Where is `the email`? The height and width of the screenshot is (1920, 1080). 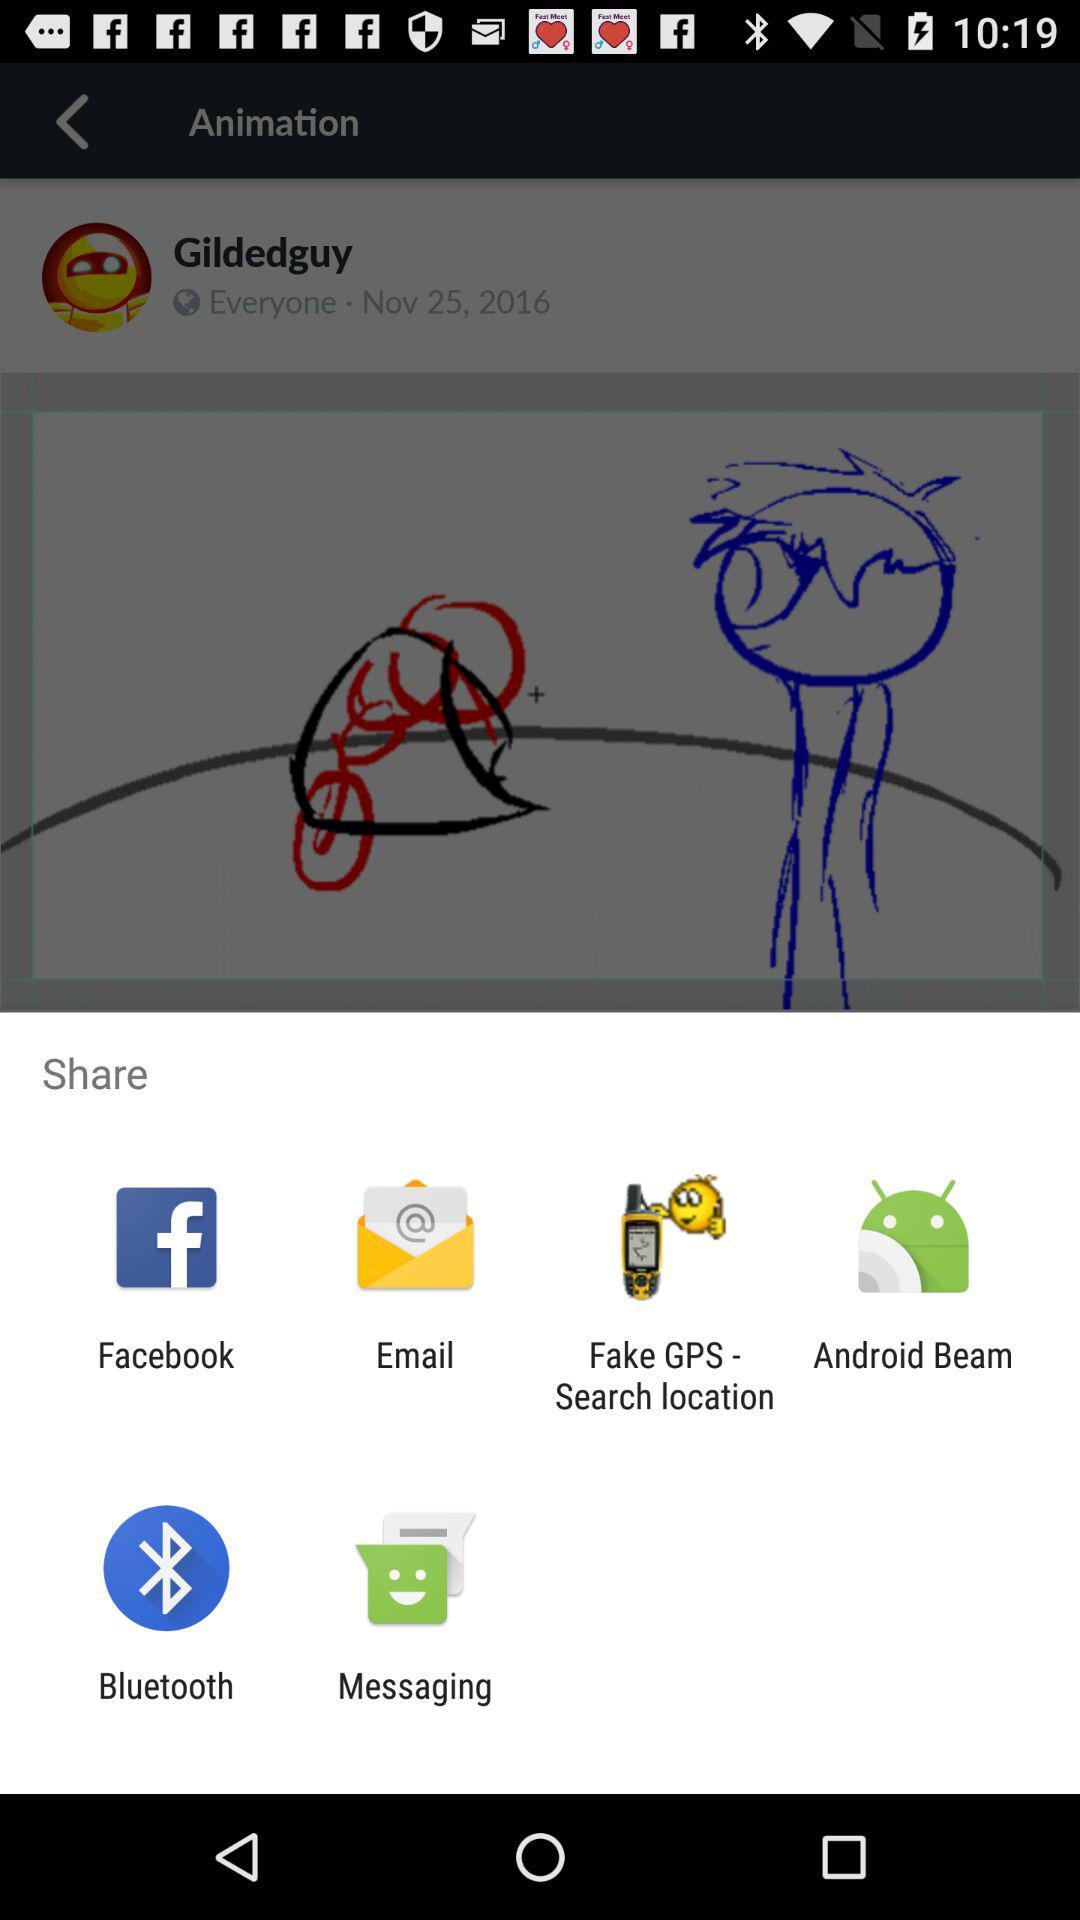
the email is located at coordinates (414, 1374).